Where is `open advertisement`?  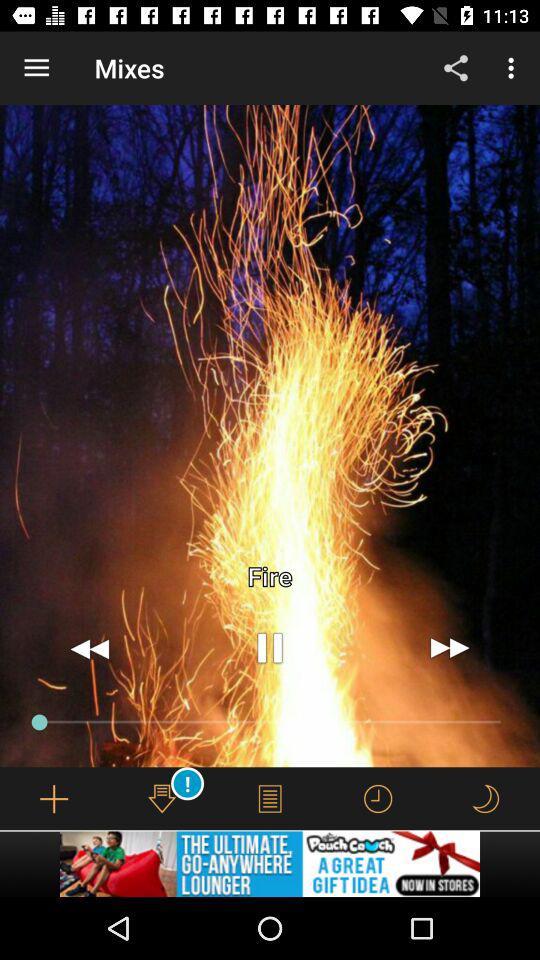 open advertisement is located at coordinates (270, 863).